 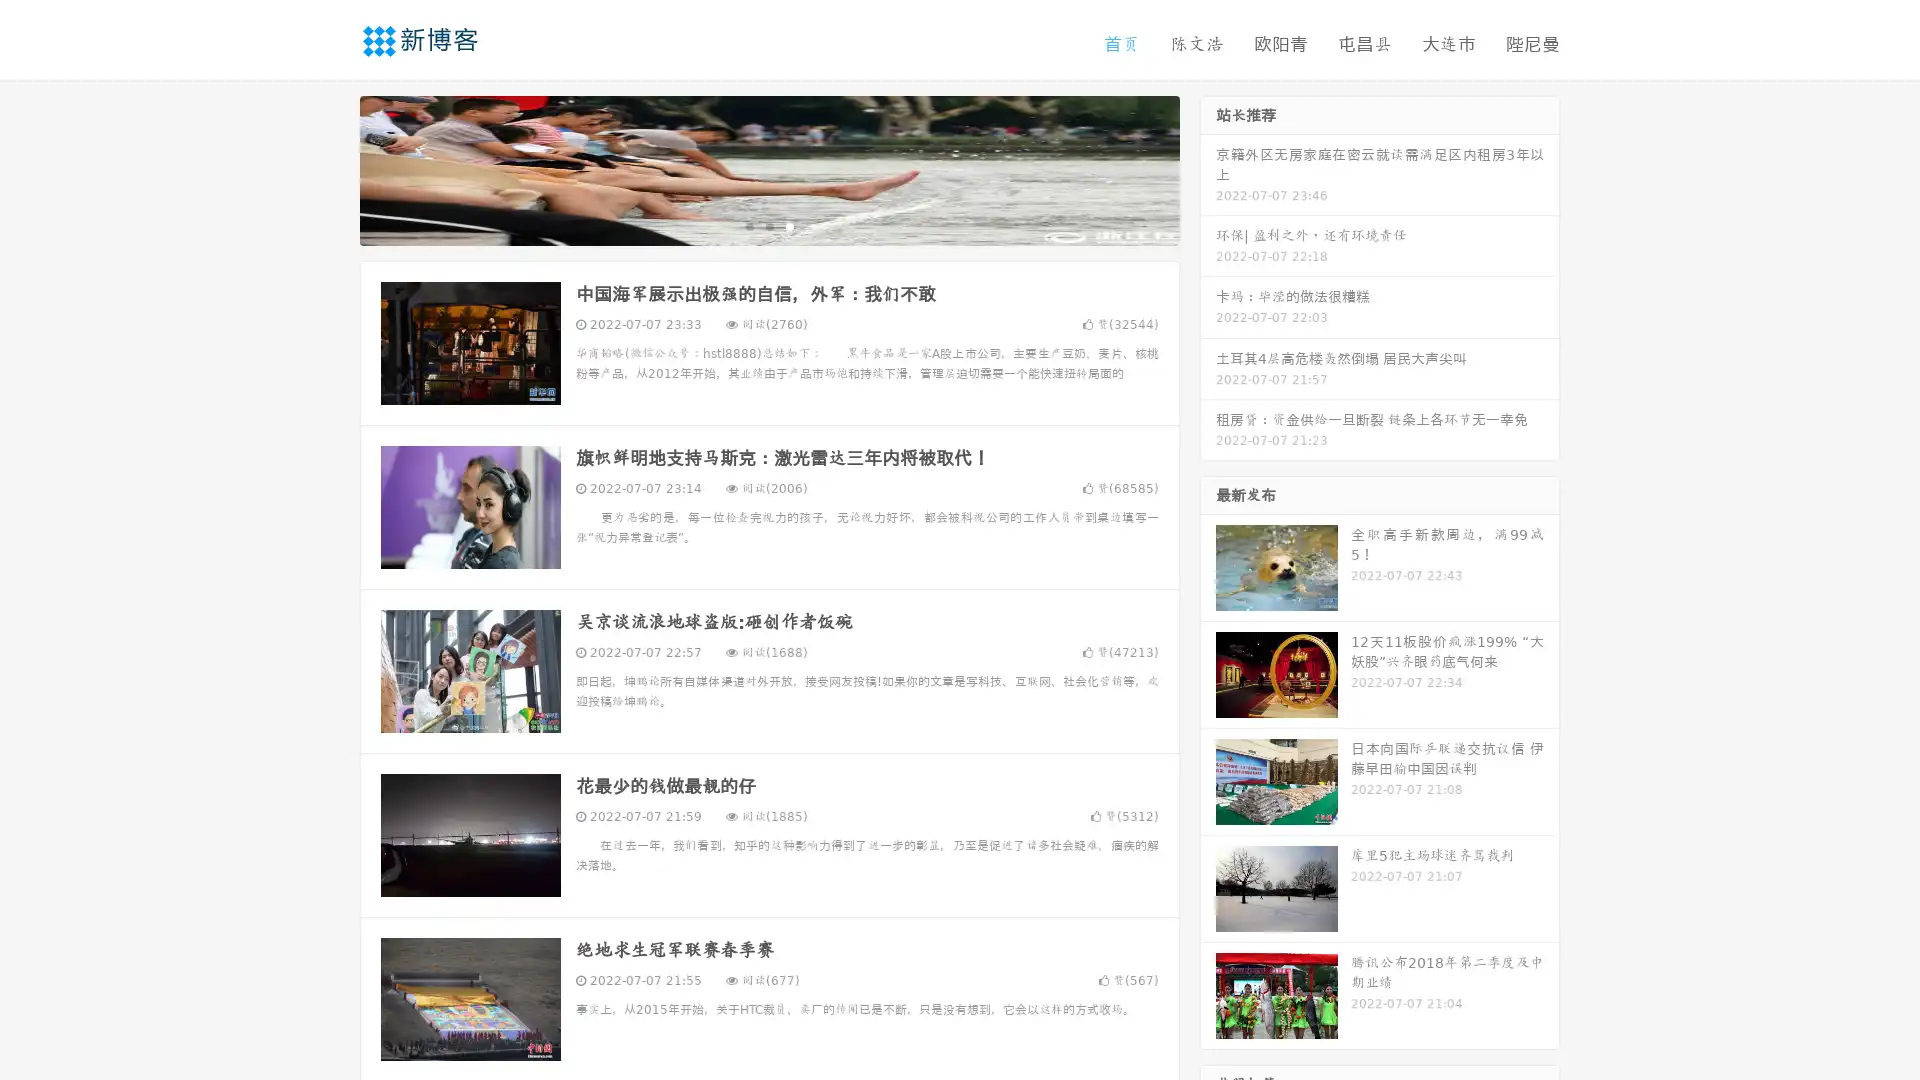 I want to click on Next slide, so click(x=1208, y=168).